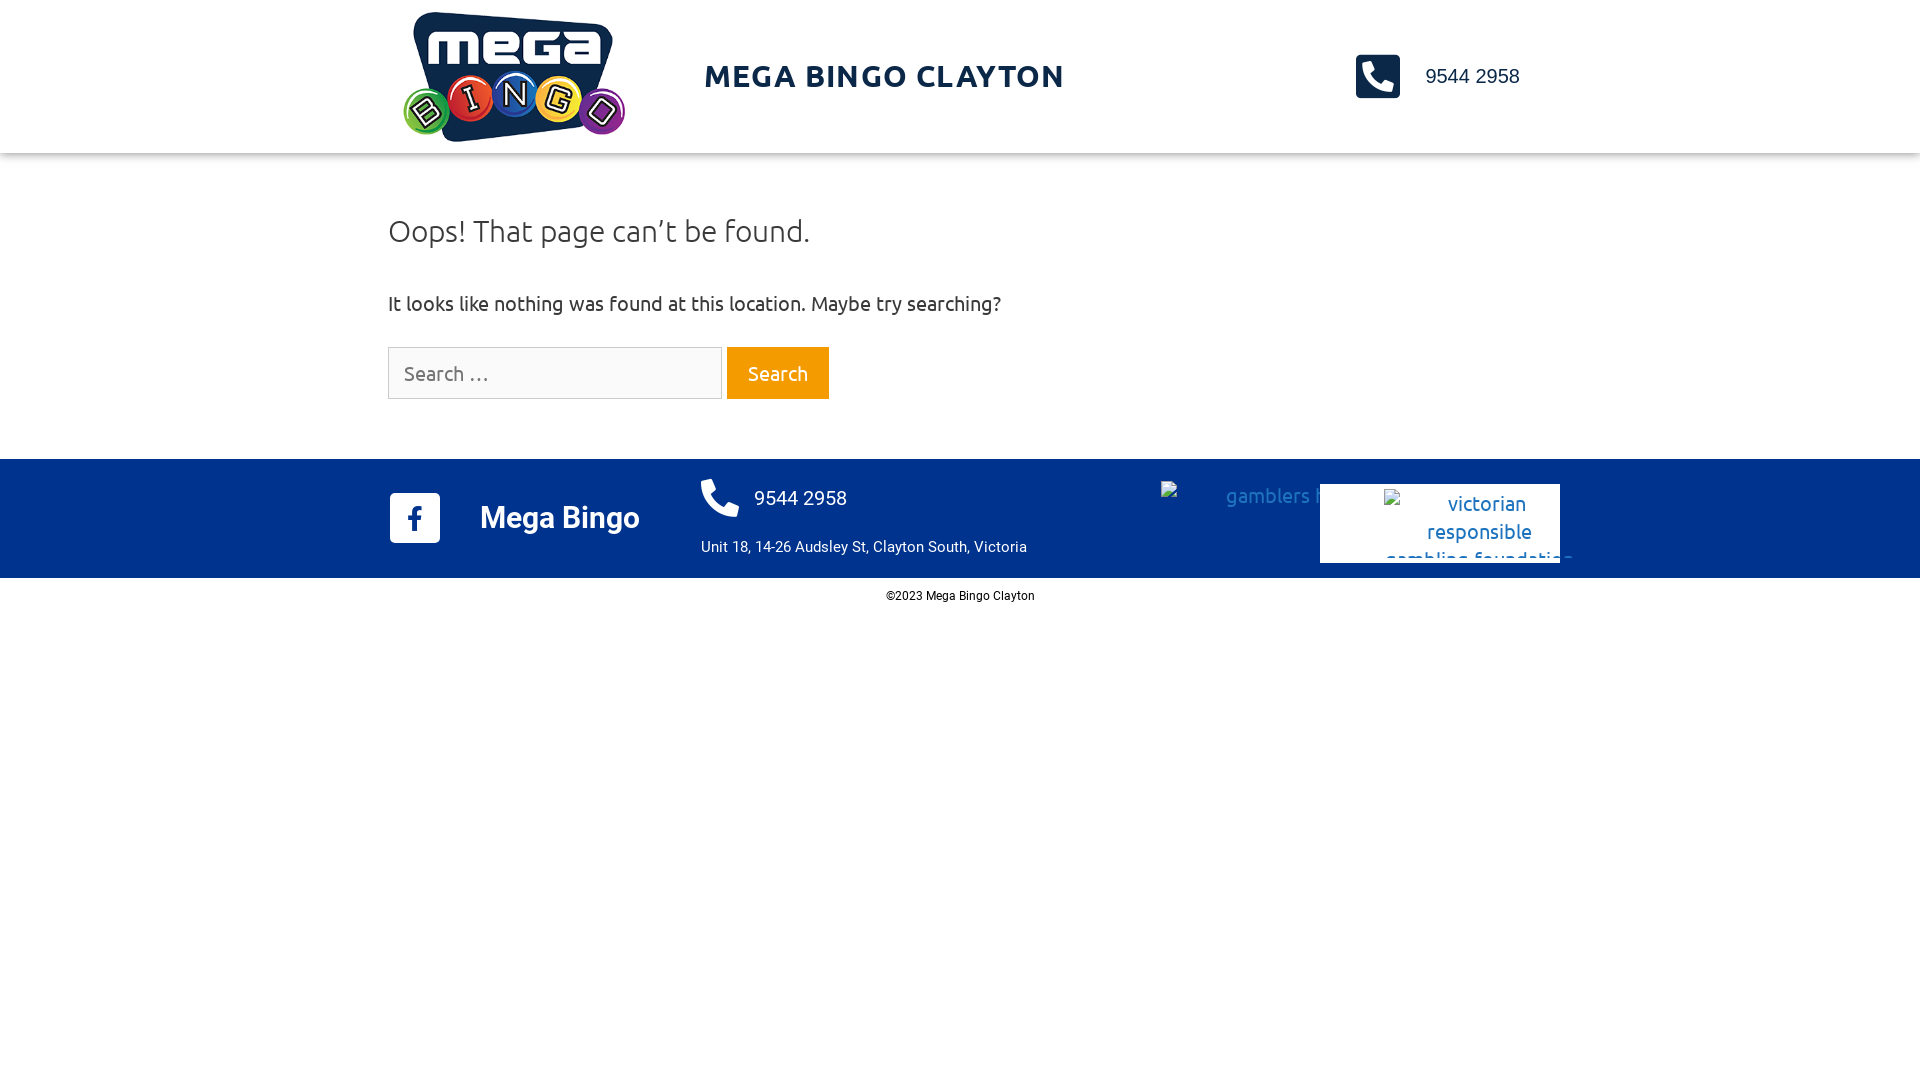 Image resolution: width=1920 pixels, height=1080 pixels. Describe the element at coordinates (776, 373) in the screenshot. I see `'Search'` at that location.